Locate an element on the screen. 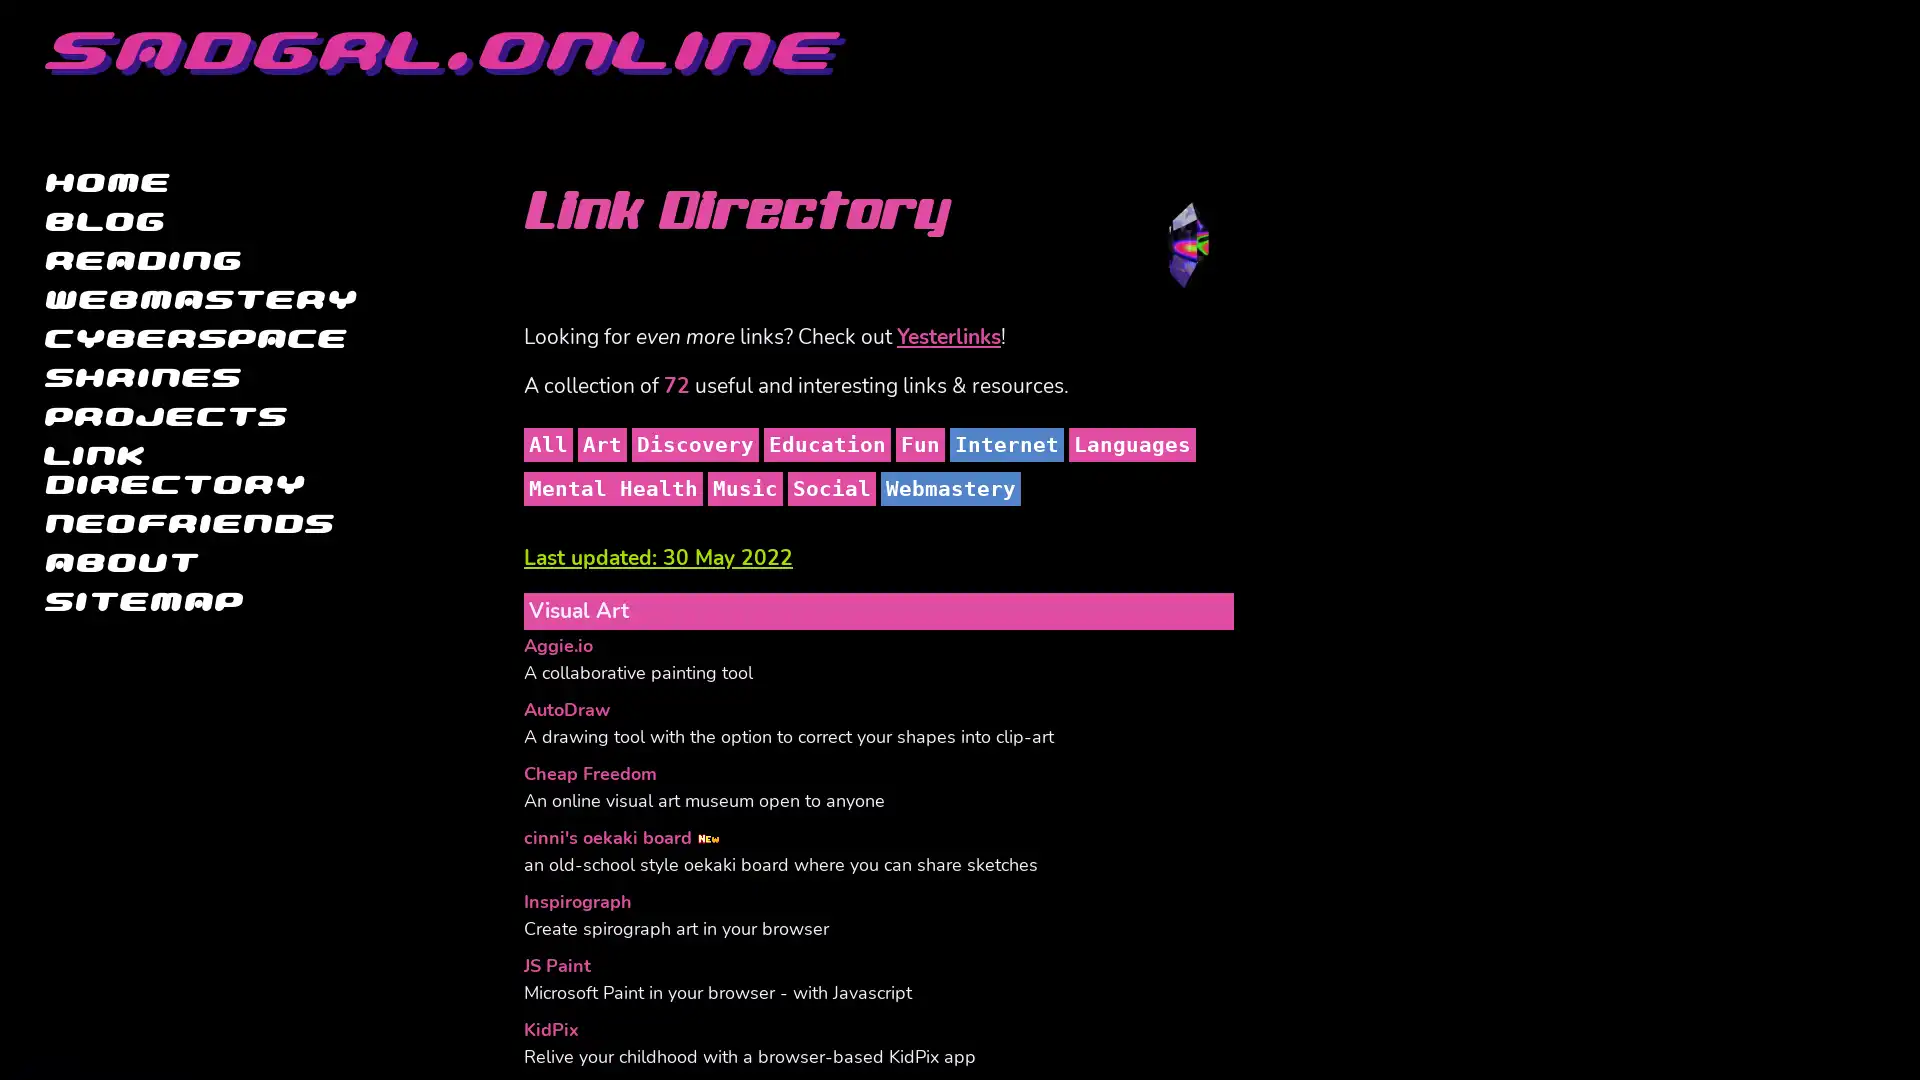 The image size is (1920, 1080). Internet is located at coordinates (1007, 442).